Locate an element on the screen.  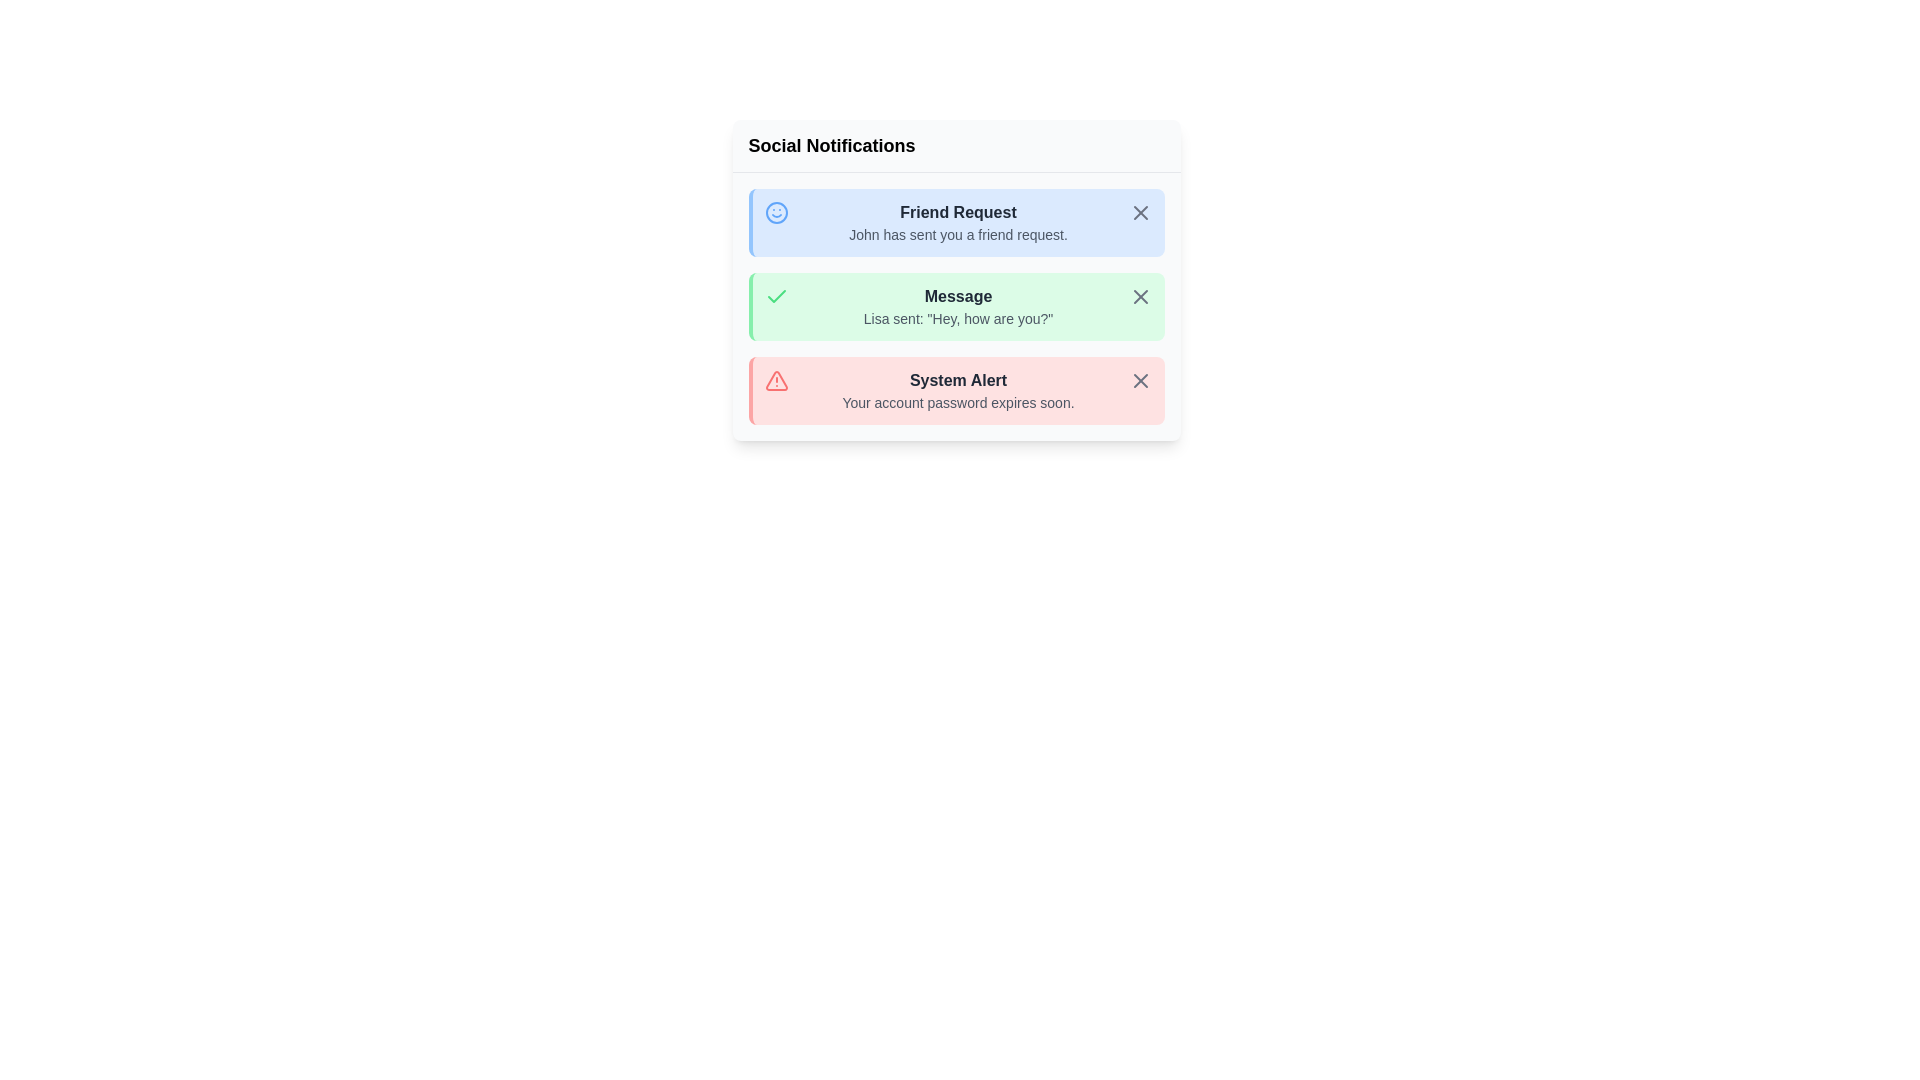
the Notification card that has a light green background with the bold text 'Message' and the smaller text 'Lisa sent: "Hey, how are you?"'. It is positioned in the second row of notifications, between 'Friend Request' and 'System Alert' is located at coordinates (955, 307).